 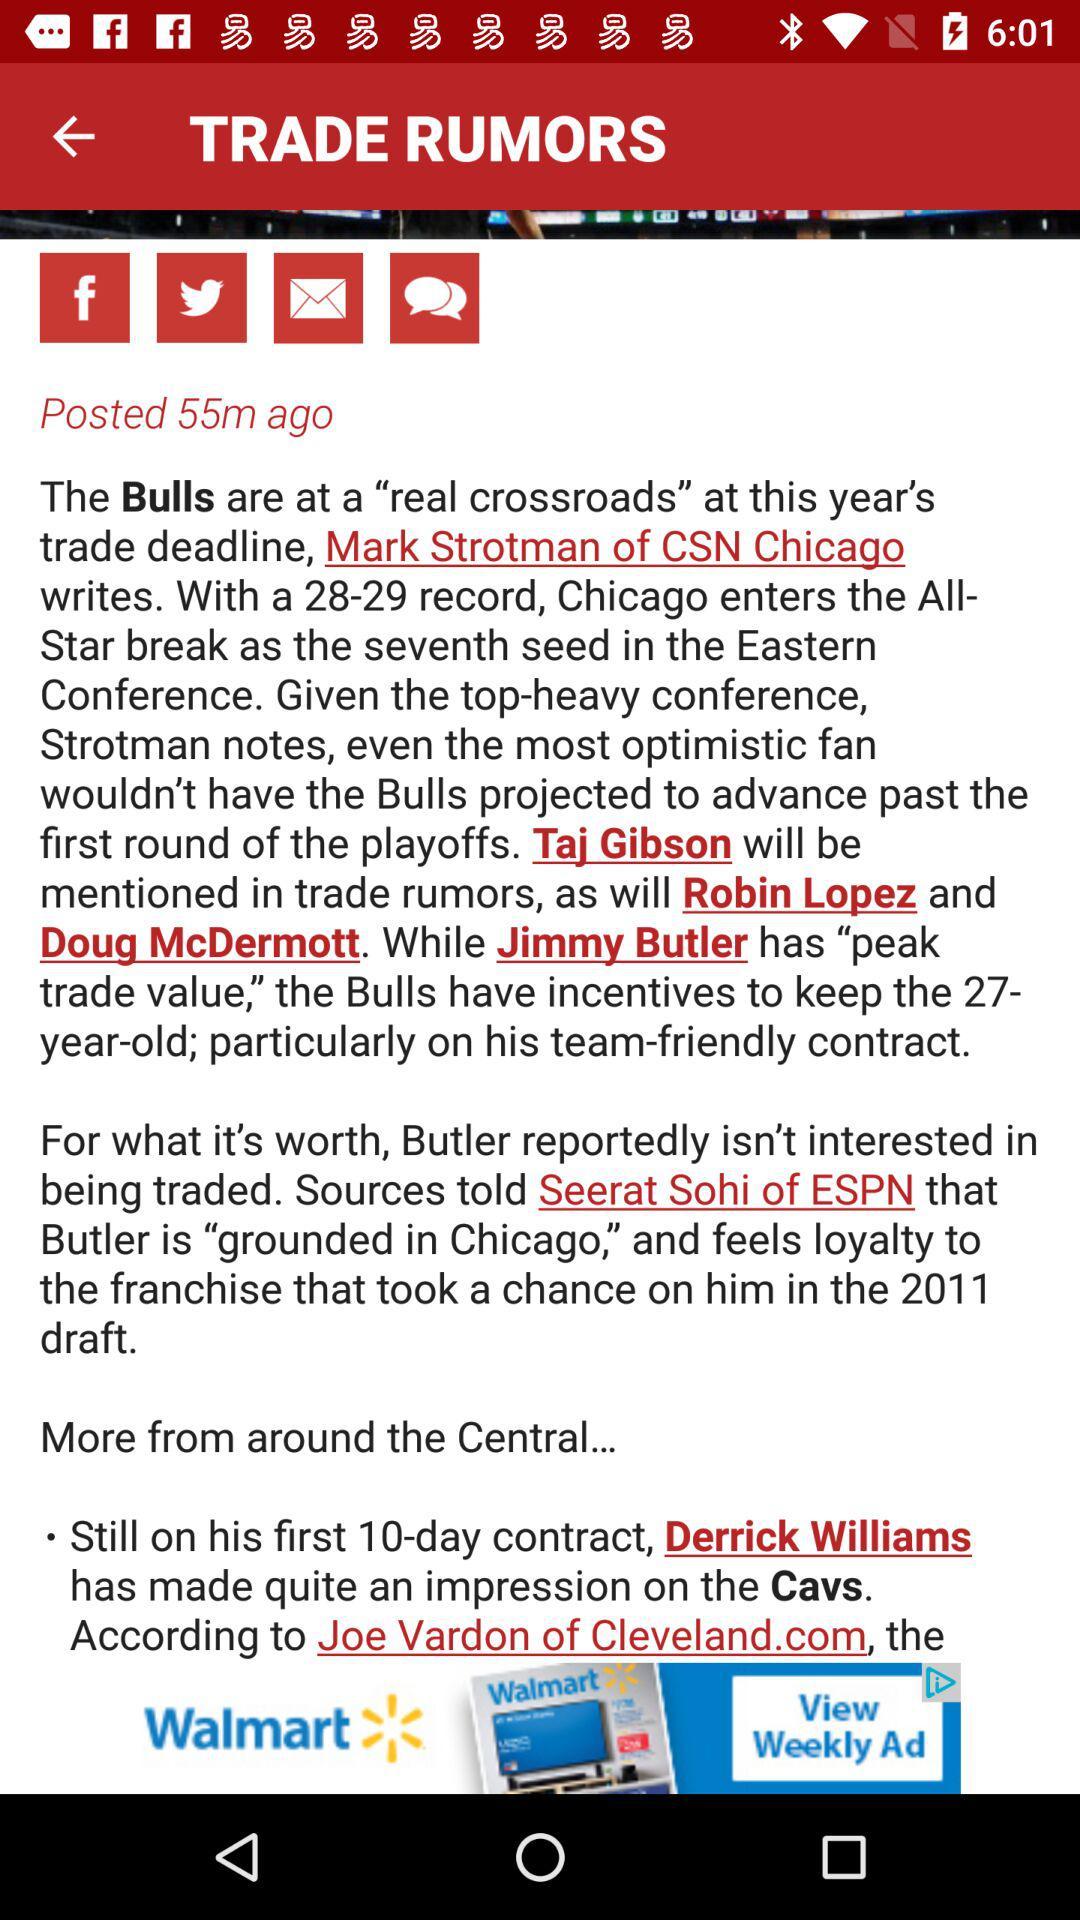 I want to click on the twitter icon, so click(x=201, y=296).